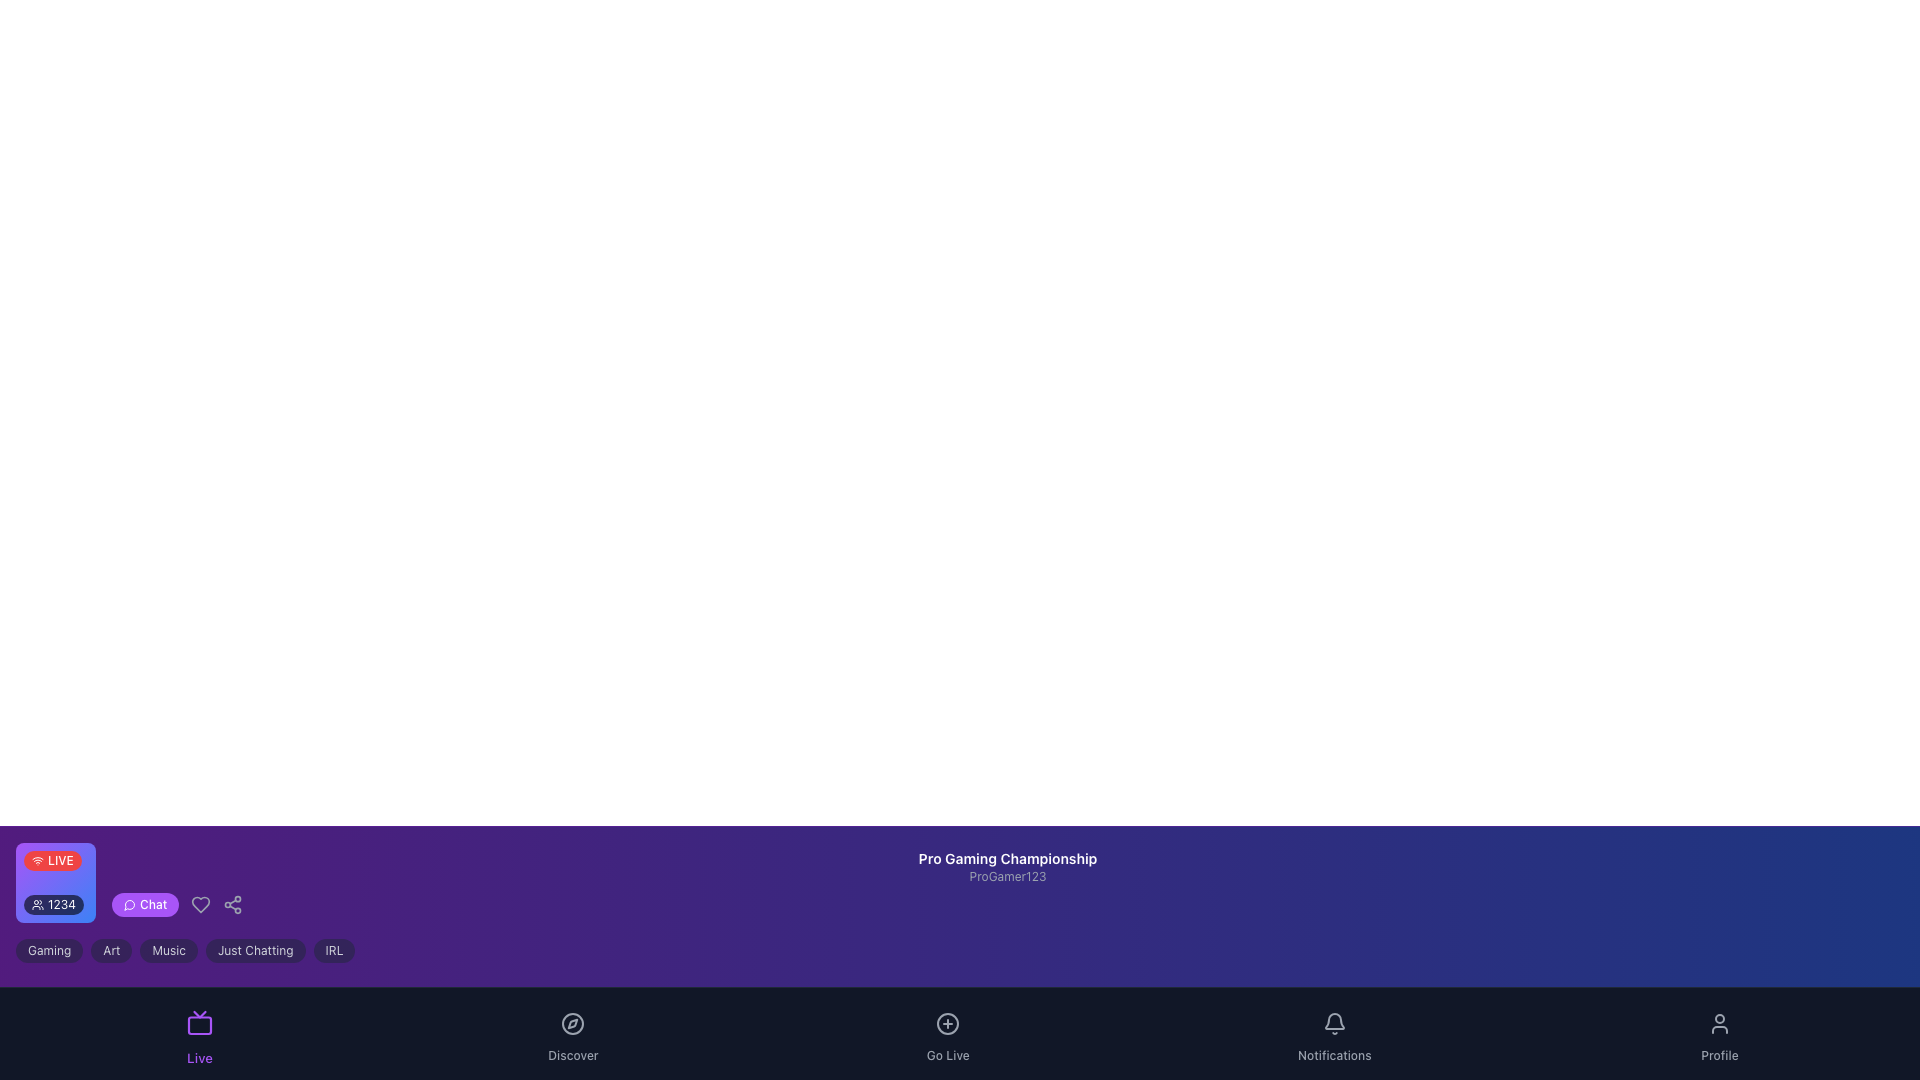  What do you see at coordinates (254, 950) in the screenshot?
I see `the 'Just Chatting' button, which is a rounded rectangular button with a dark gray background and light gray text, located in the bottom menu just above the navigation bar` at bounding box center [254, 950].